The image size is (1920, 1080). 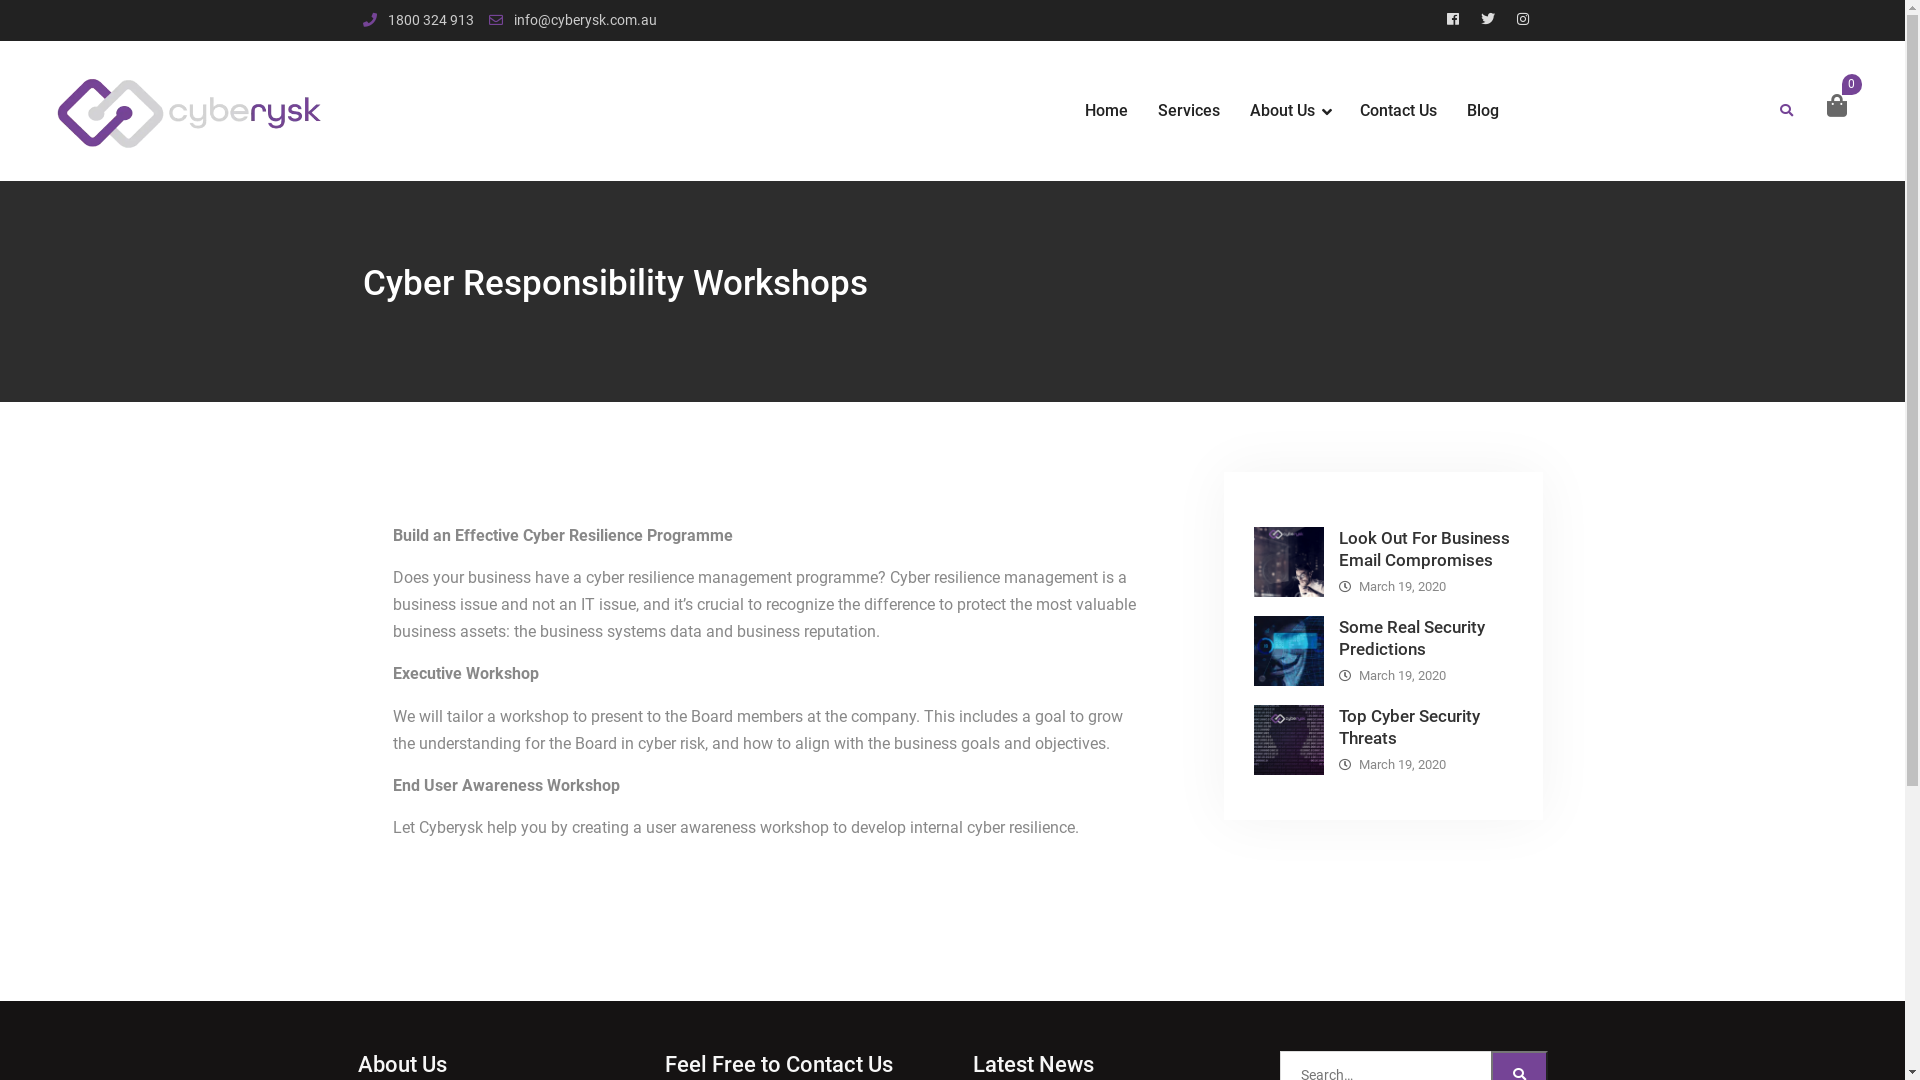 I want to click on 'Top Cyber Security Threats', so click(x=1407, y=726).